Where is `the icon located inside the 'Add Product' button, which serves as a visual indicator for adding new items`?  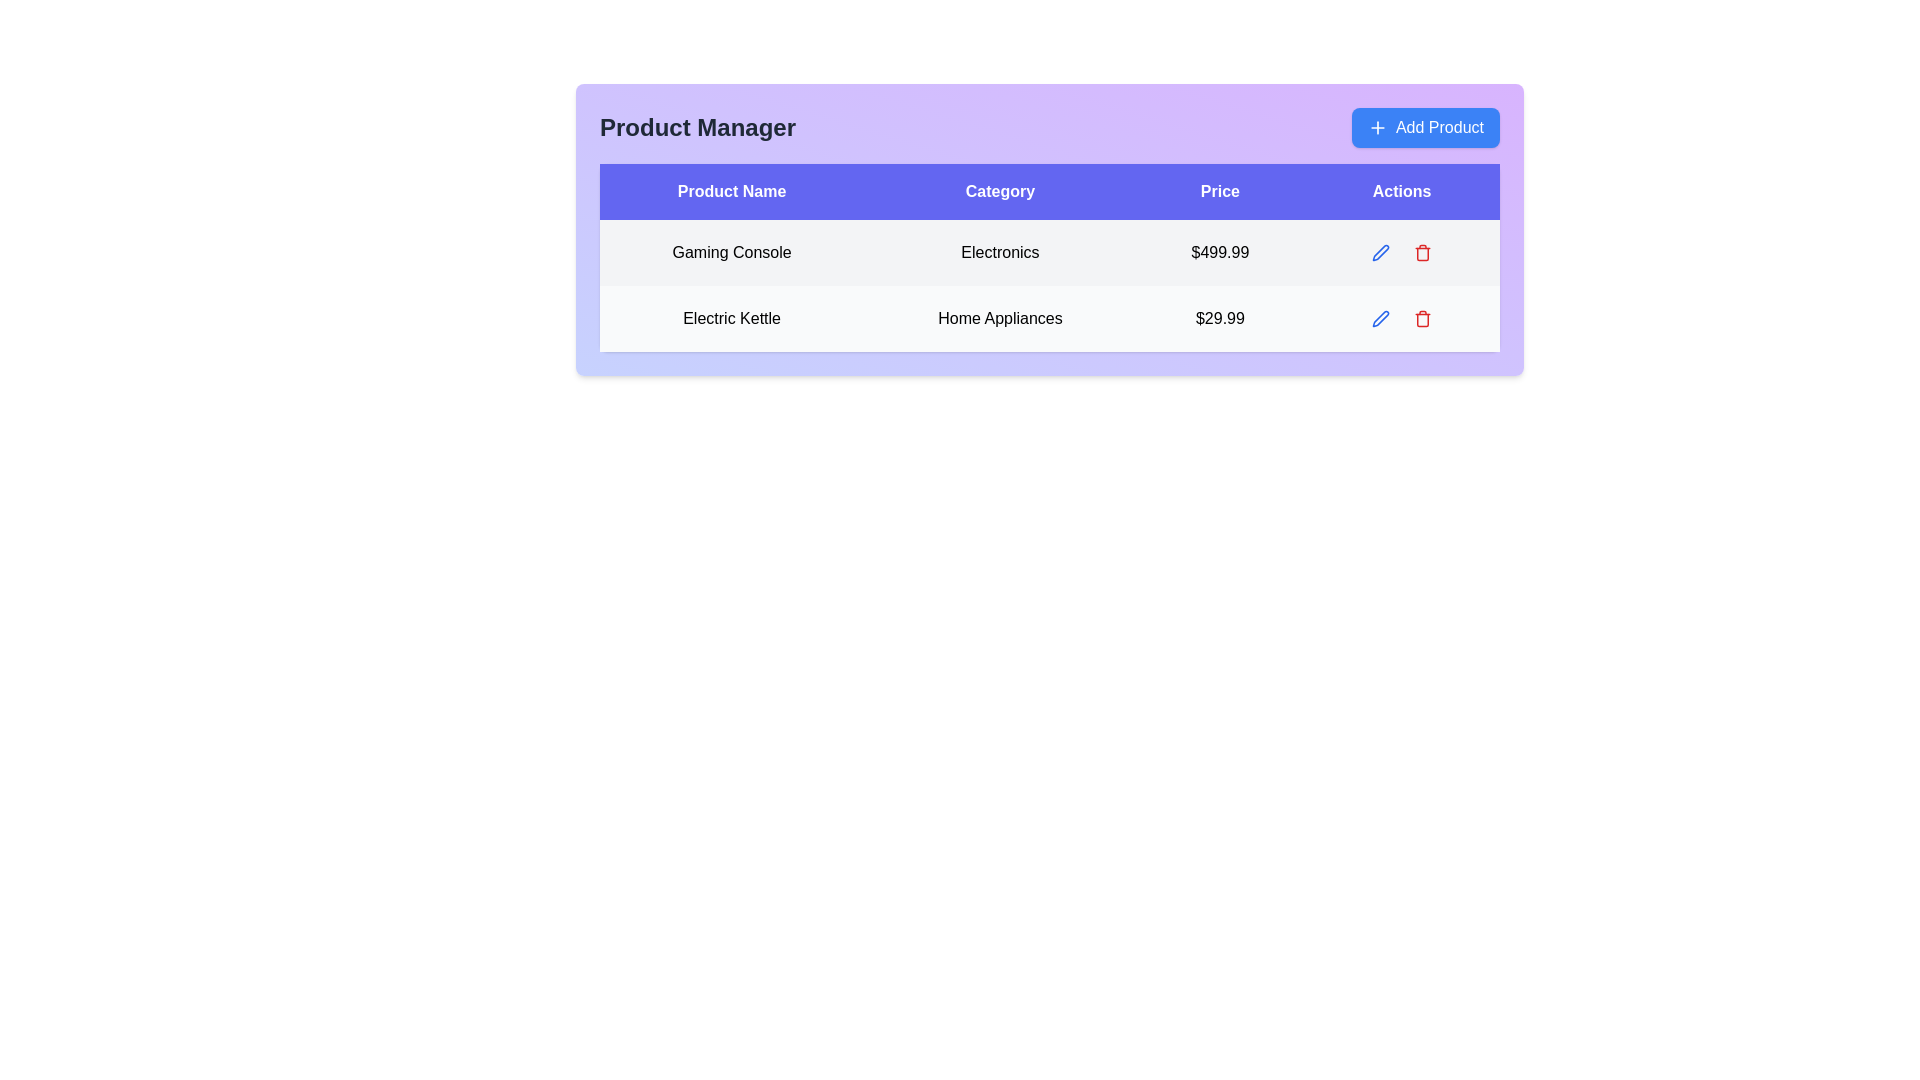
the icon located inside the 'Add Product' button, which serves as a visual indicator for adding new items is located at coordinates (1376, 127).